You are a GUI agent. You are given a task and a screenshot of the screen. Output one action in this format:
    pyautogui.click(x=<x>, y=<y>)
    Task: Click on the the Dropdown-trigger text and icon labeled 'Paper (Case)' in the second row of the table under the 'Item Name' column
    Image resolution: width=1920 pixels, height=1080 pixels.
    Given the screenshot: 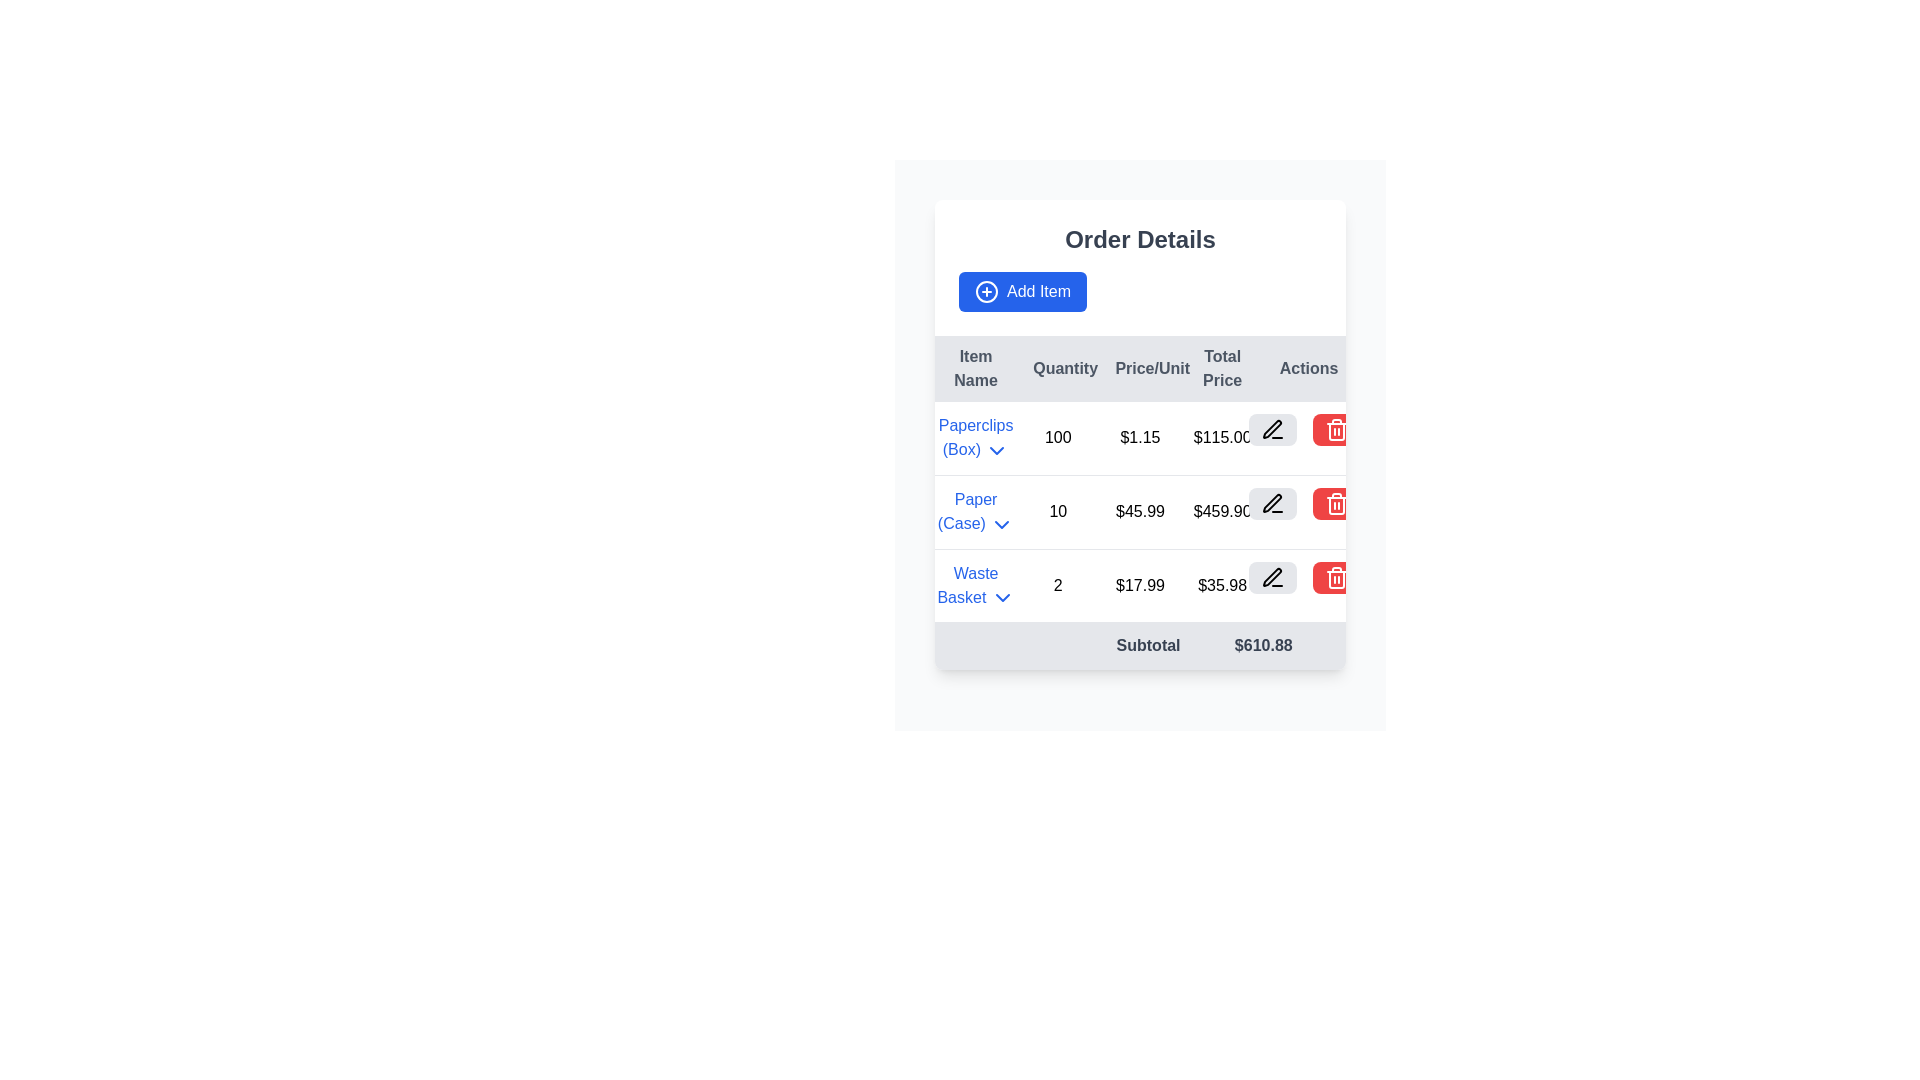 What is the action you would take?
    pyautogui.click(x=976, y=511)
    